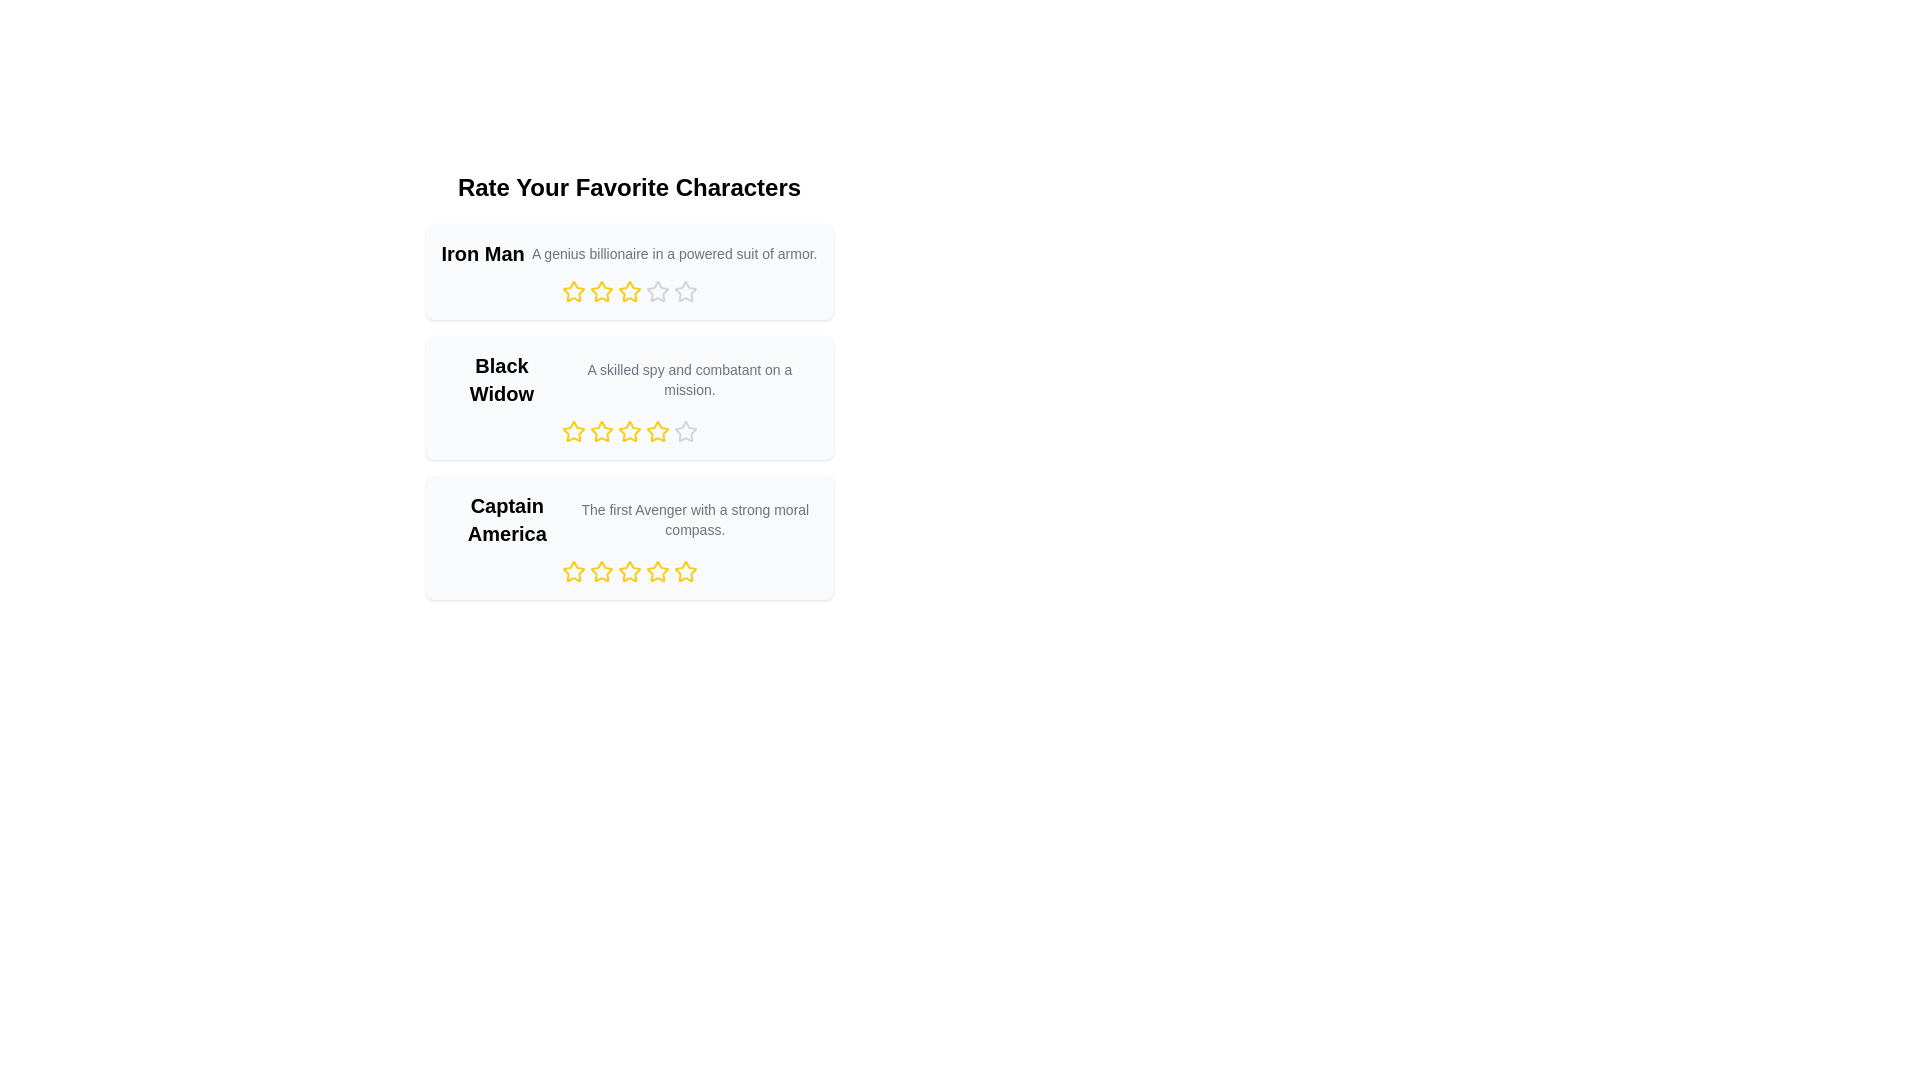 This screenshot has height=1080, width=1920. What do you see at coordinates (628, 292) in the screenshot?
I see `the interactive yellow star icon with a hollow center, which is the third star in a row of five stars within the 'Iron Man' card` at bounding box center [628, 292].